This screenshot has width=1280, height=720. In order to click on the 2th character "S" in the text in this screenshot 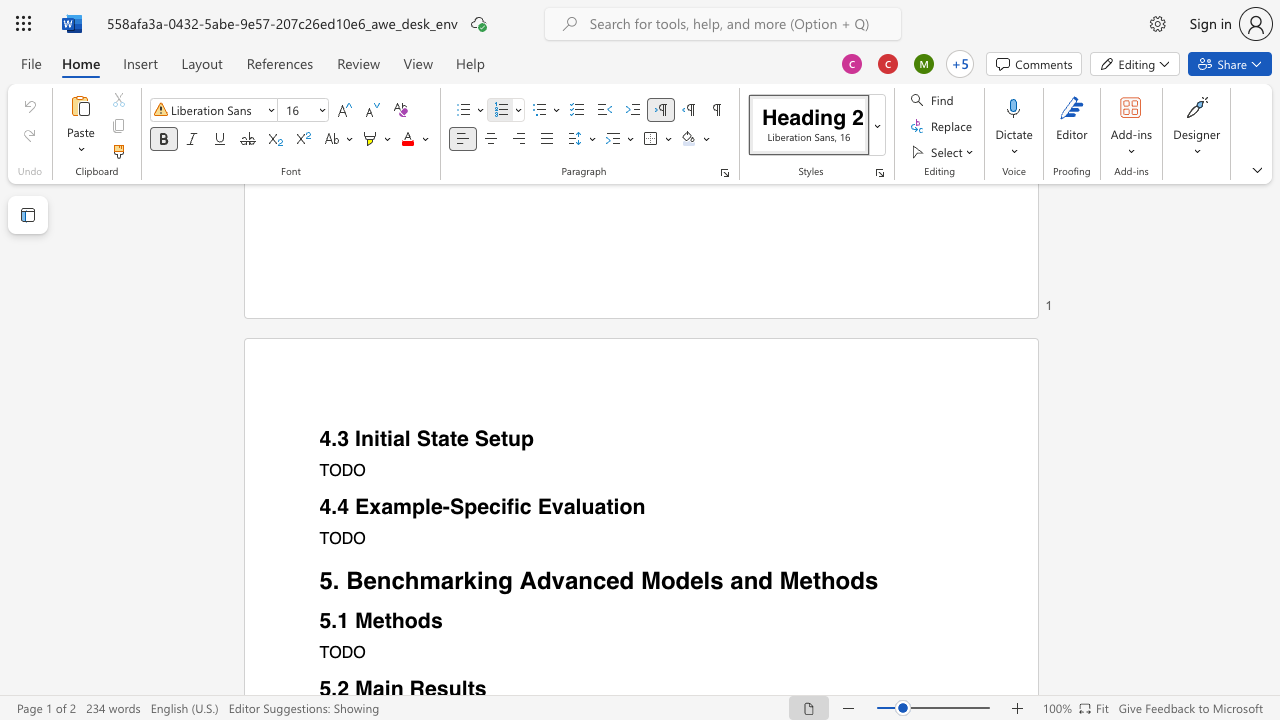, I will do `click(481, 438)`.